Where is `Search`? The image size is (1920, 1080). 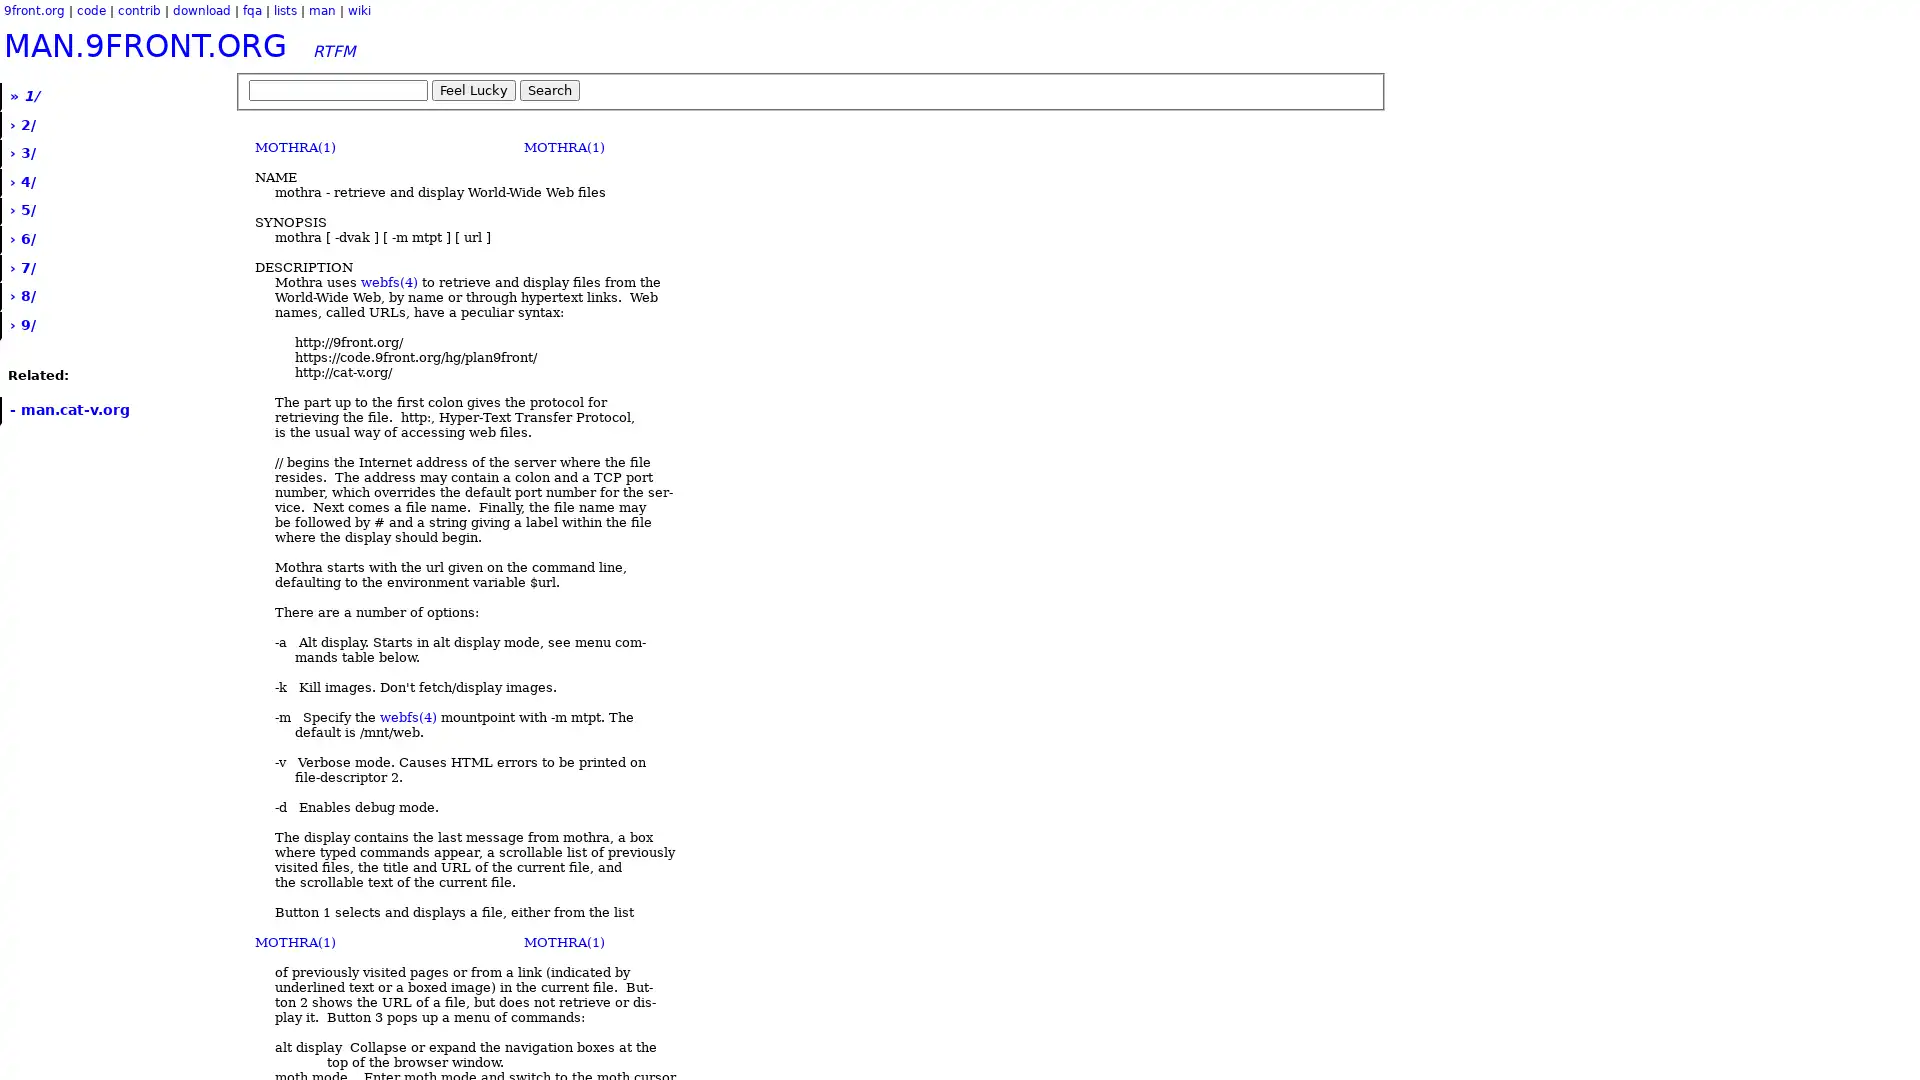 Search is located at coordinates (550, 90).